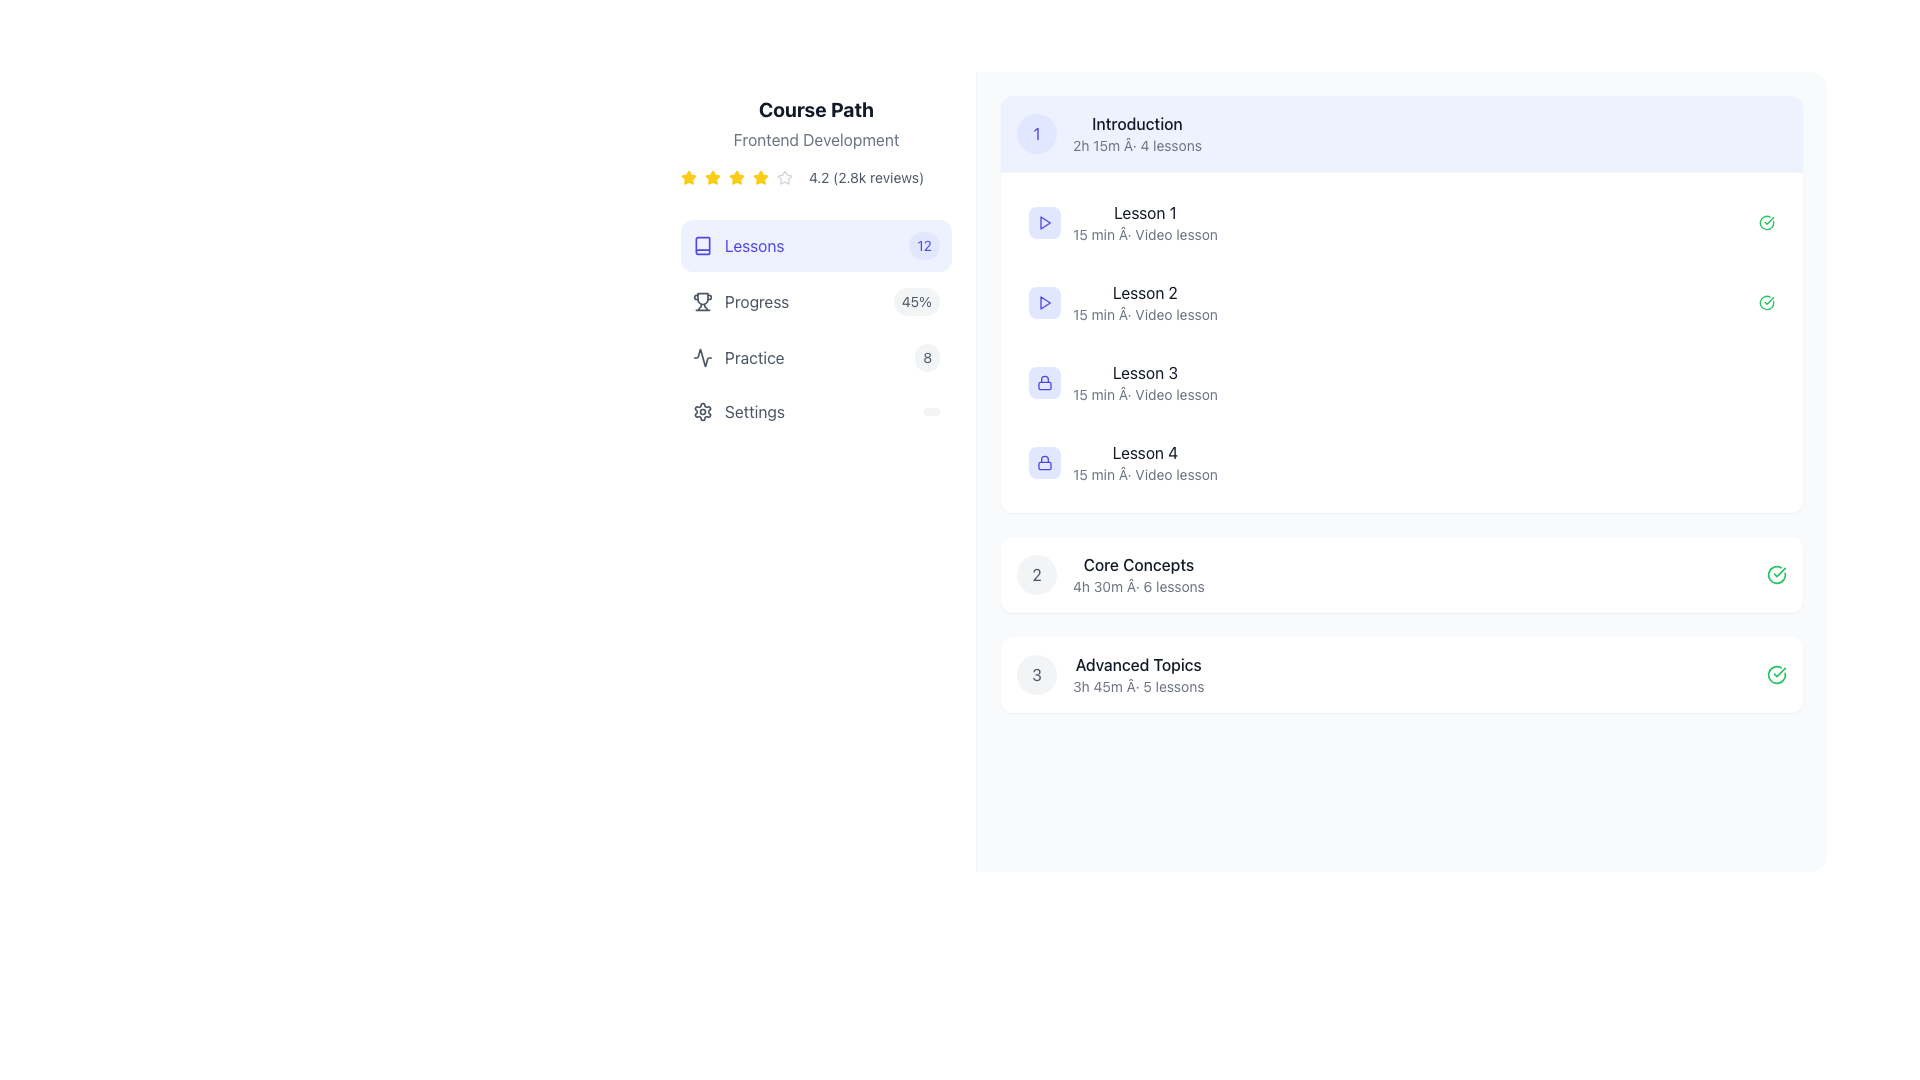 This screenshot has width=1920, height=1080. I want to click on the triangular play icon indicating video content for 'Lesson 2', located beside 'Lesson 2' in the lesson list, so click(1044, 303).